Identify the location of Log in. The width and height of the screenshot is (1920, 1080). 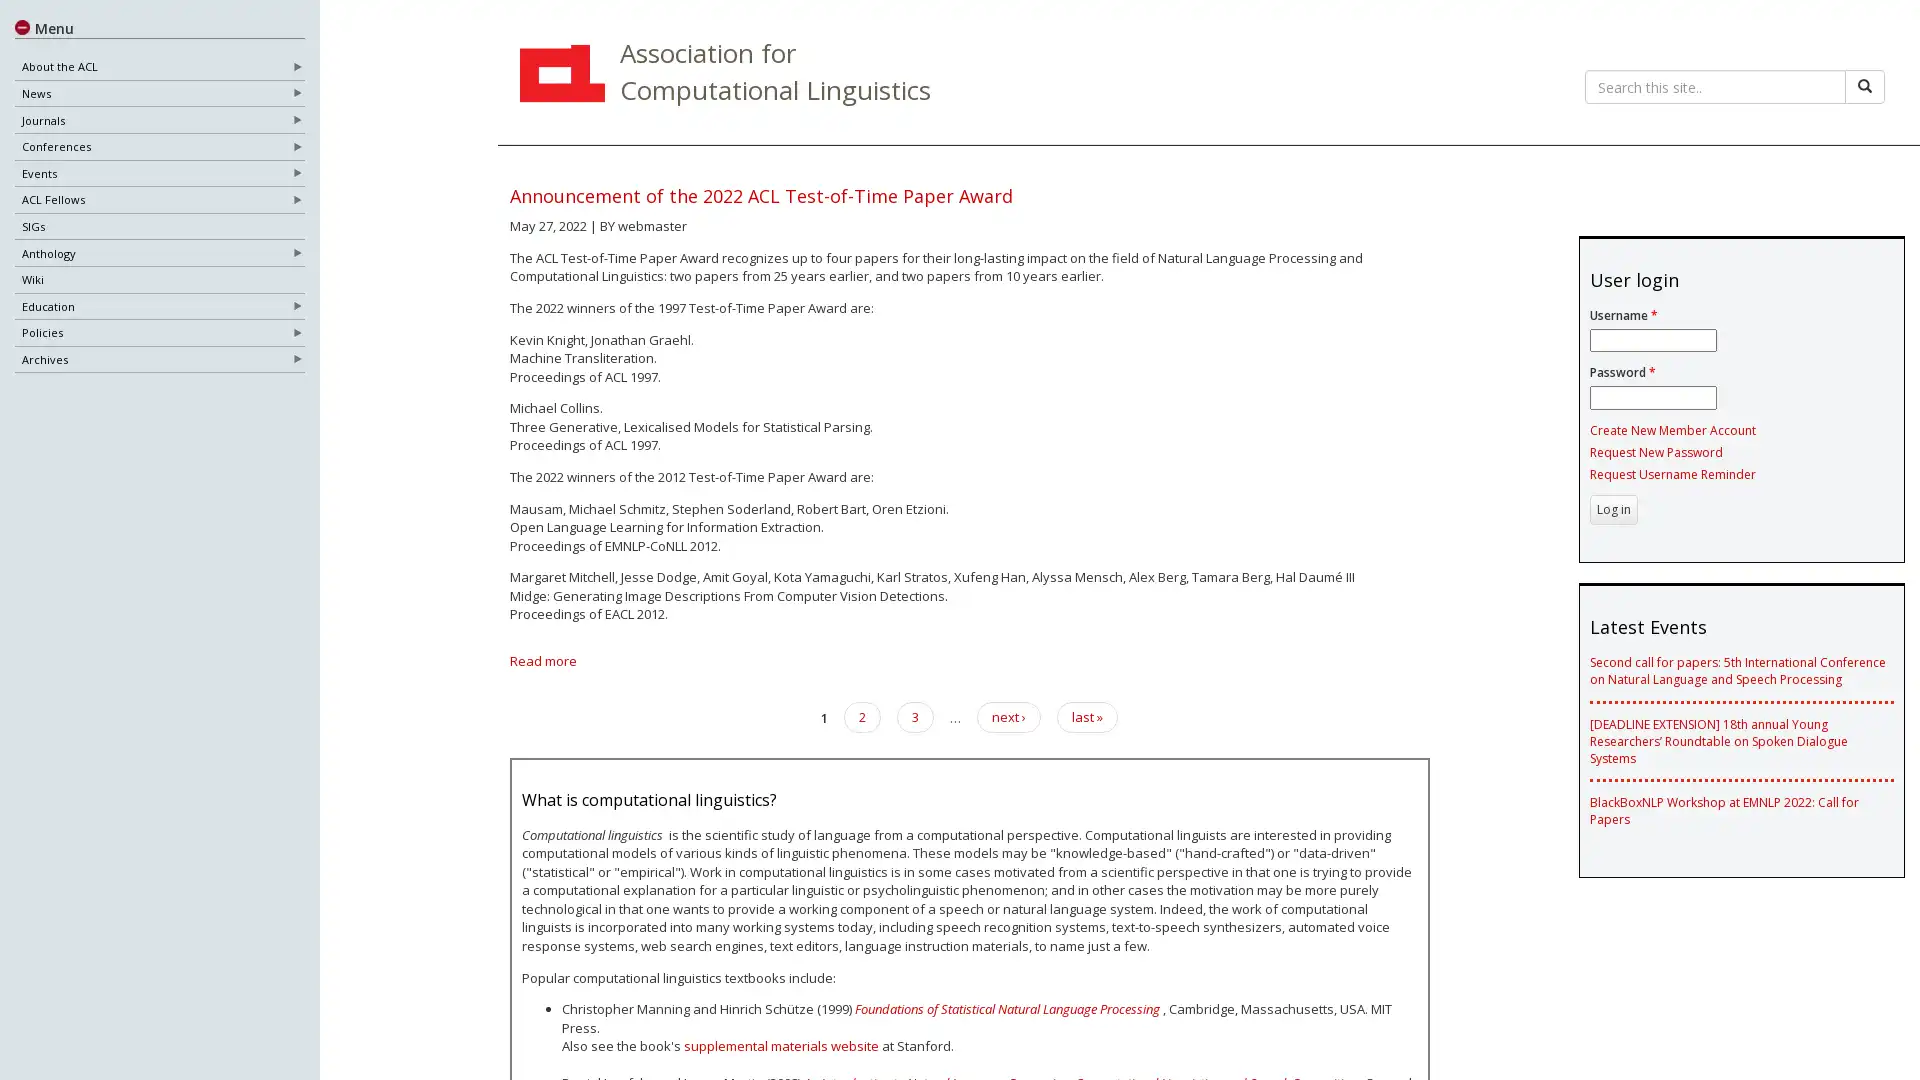
(1612, 508).